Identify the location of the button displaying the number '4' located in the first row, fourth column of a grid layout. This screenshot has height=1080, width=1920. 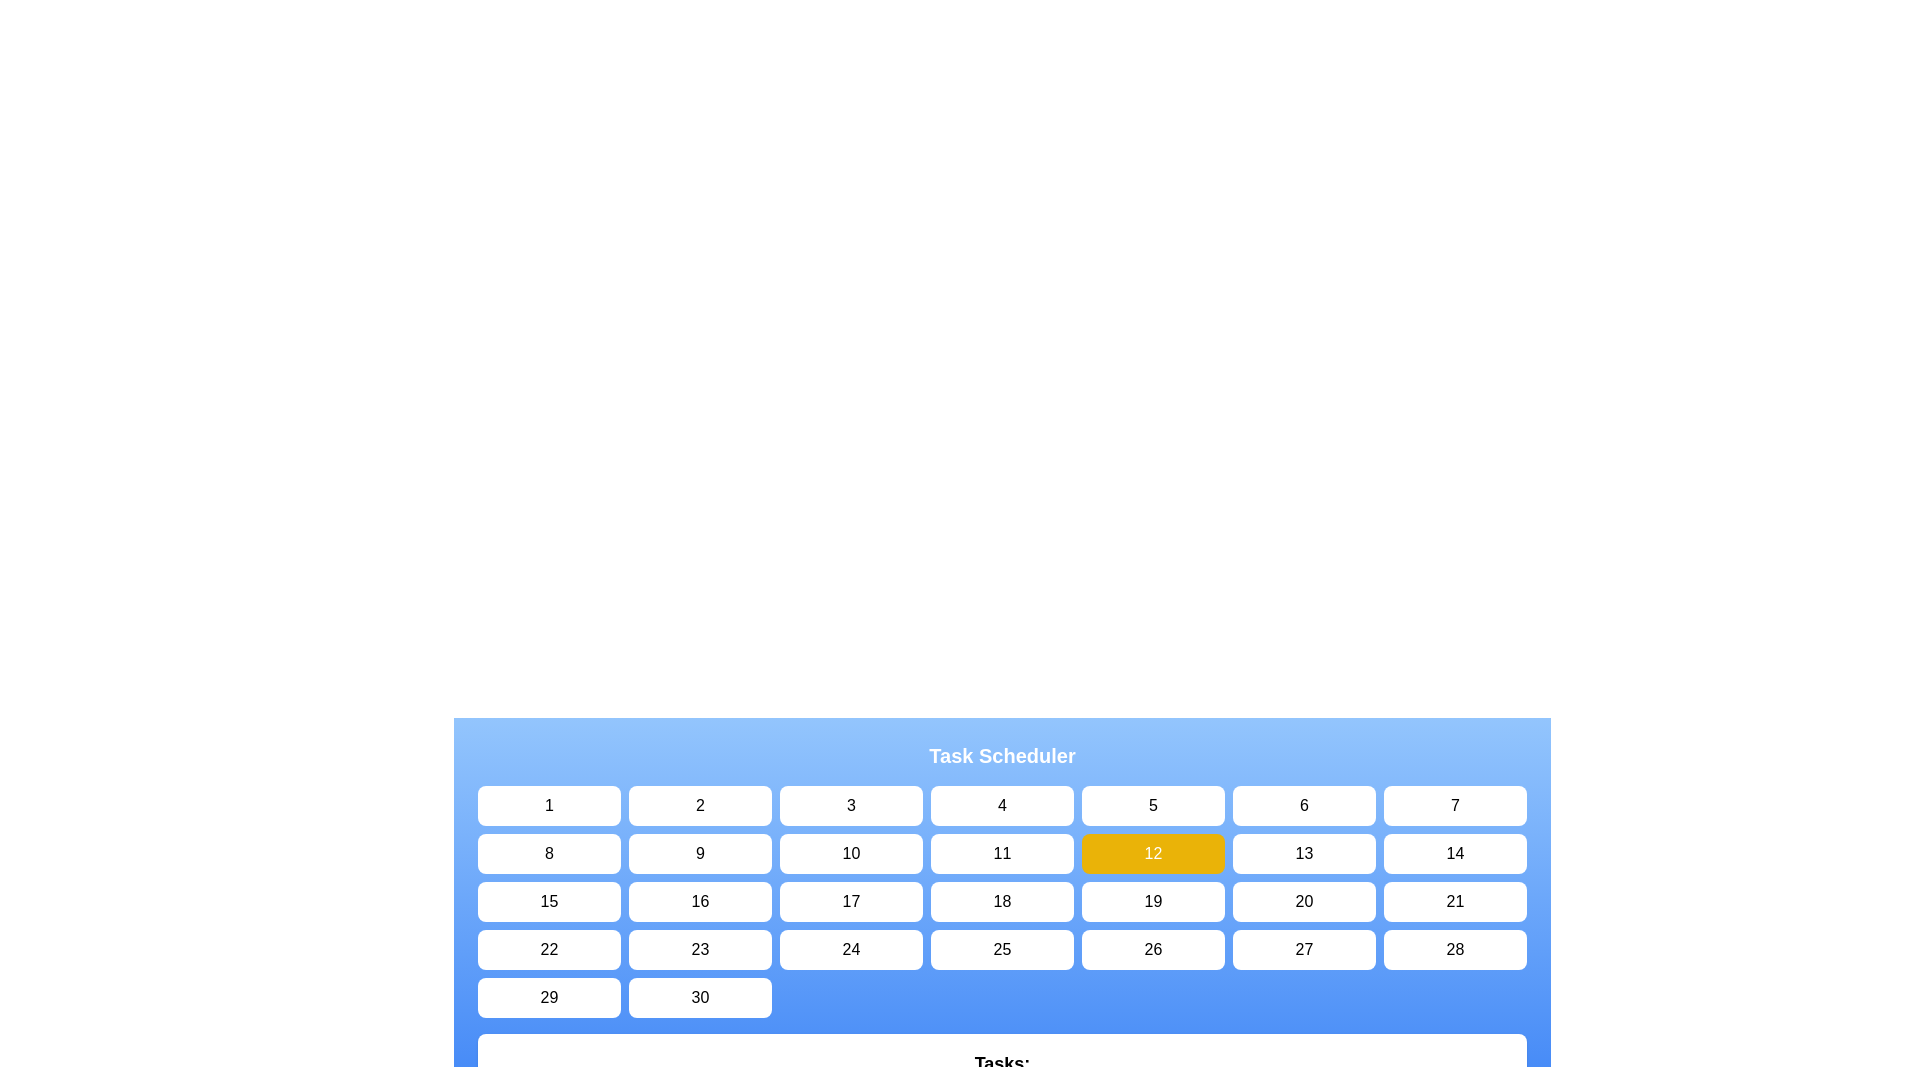
(1002, 805).